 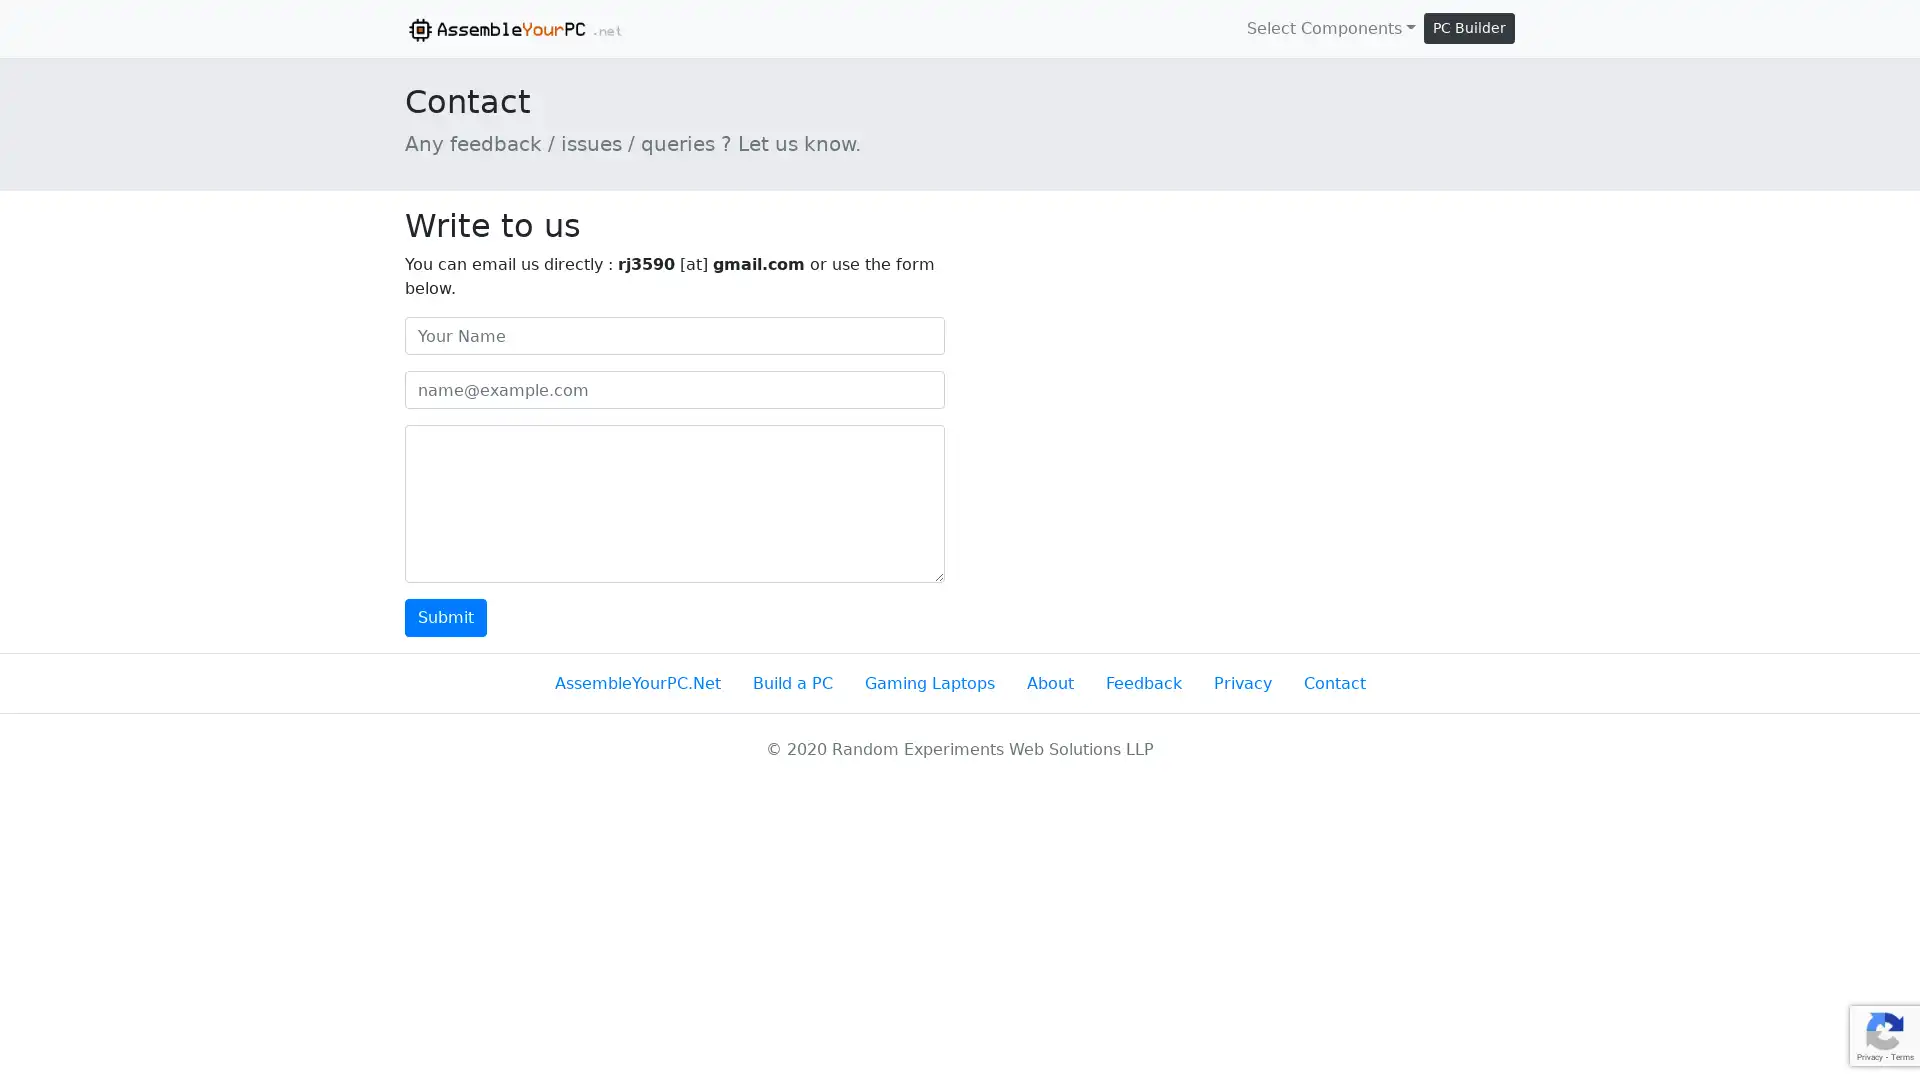 What do you see at coordinates (445, 616) in the screenshot?
I see `Submit` at bounding box center [445, 616].